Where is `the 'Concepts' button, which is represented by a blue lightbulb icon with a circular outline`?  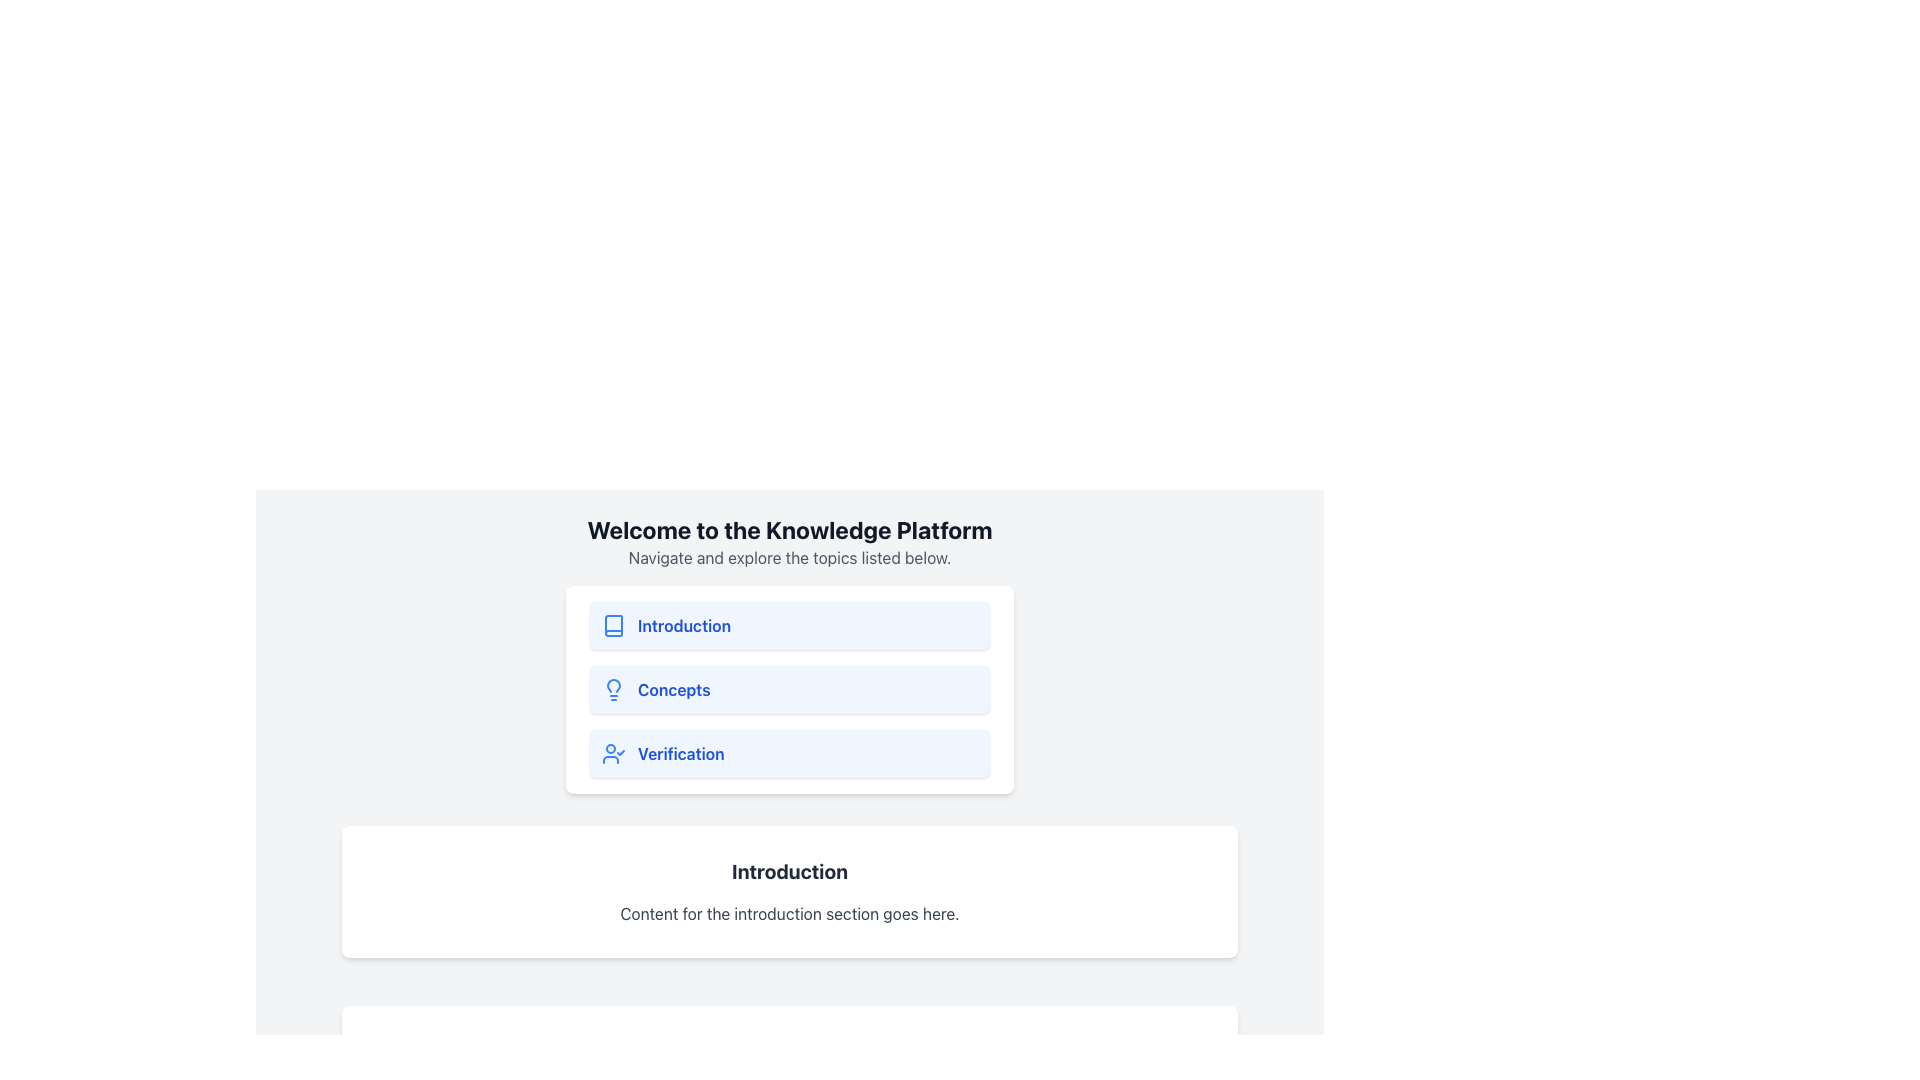
the 'Concepts' button, which is represented by a blue lightbulb icon with a circular outline is located at coordinates (613, 689).